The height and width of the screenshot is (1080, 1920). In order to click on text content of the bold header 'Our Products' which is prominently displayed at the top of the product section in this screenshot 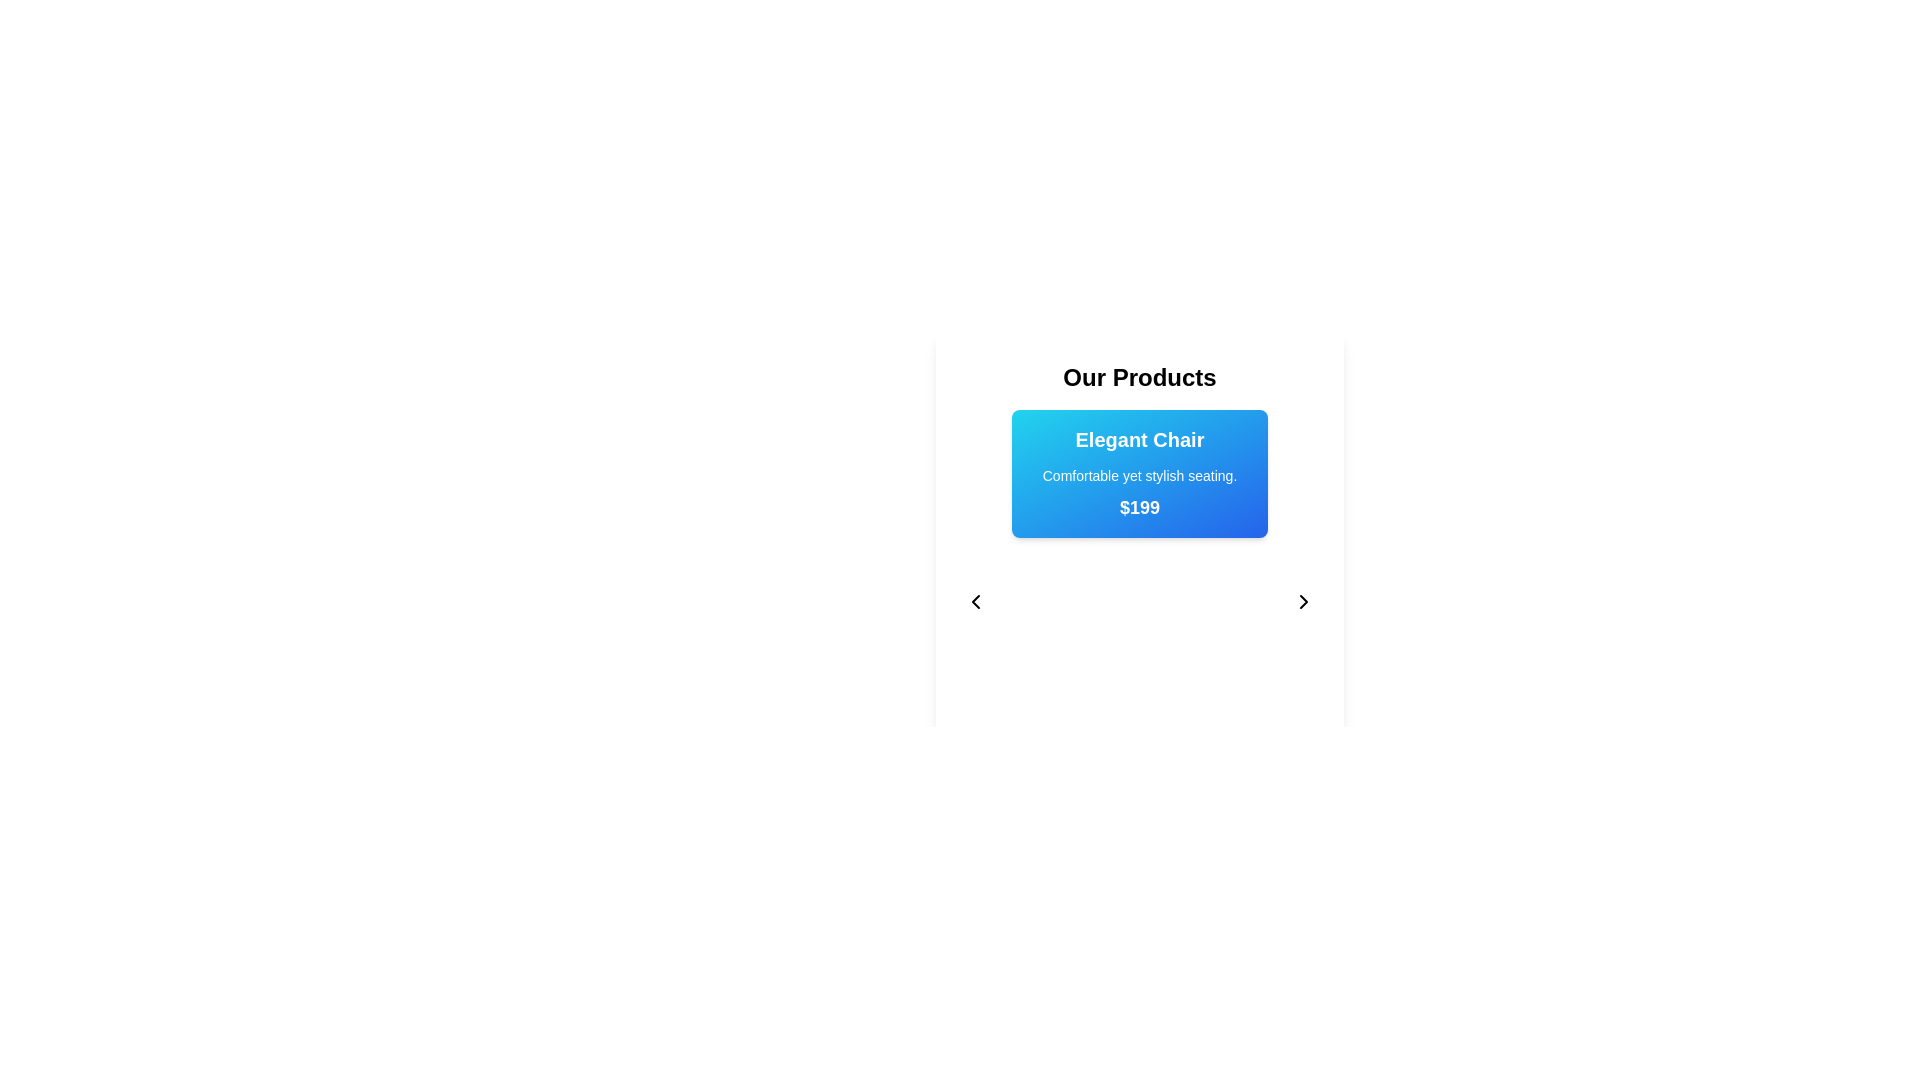, I will do `click(1140, 378)`.